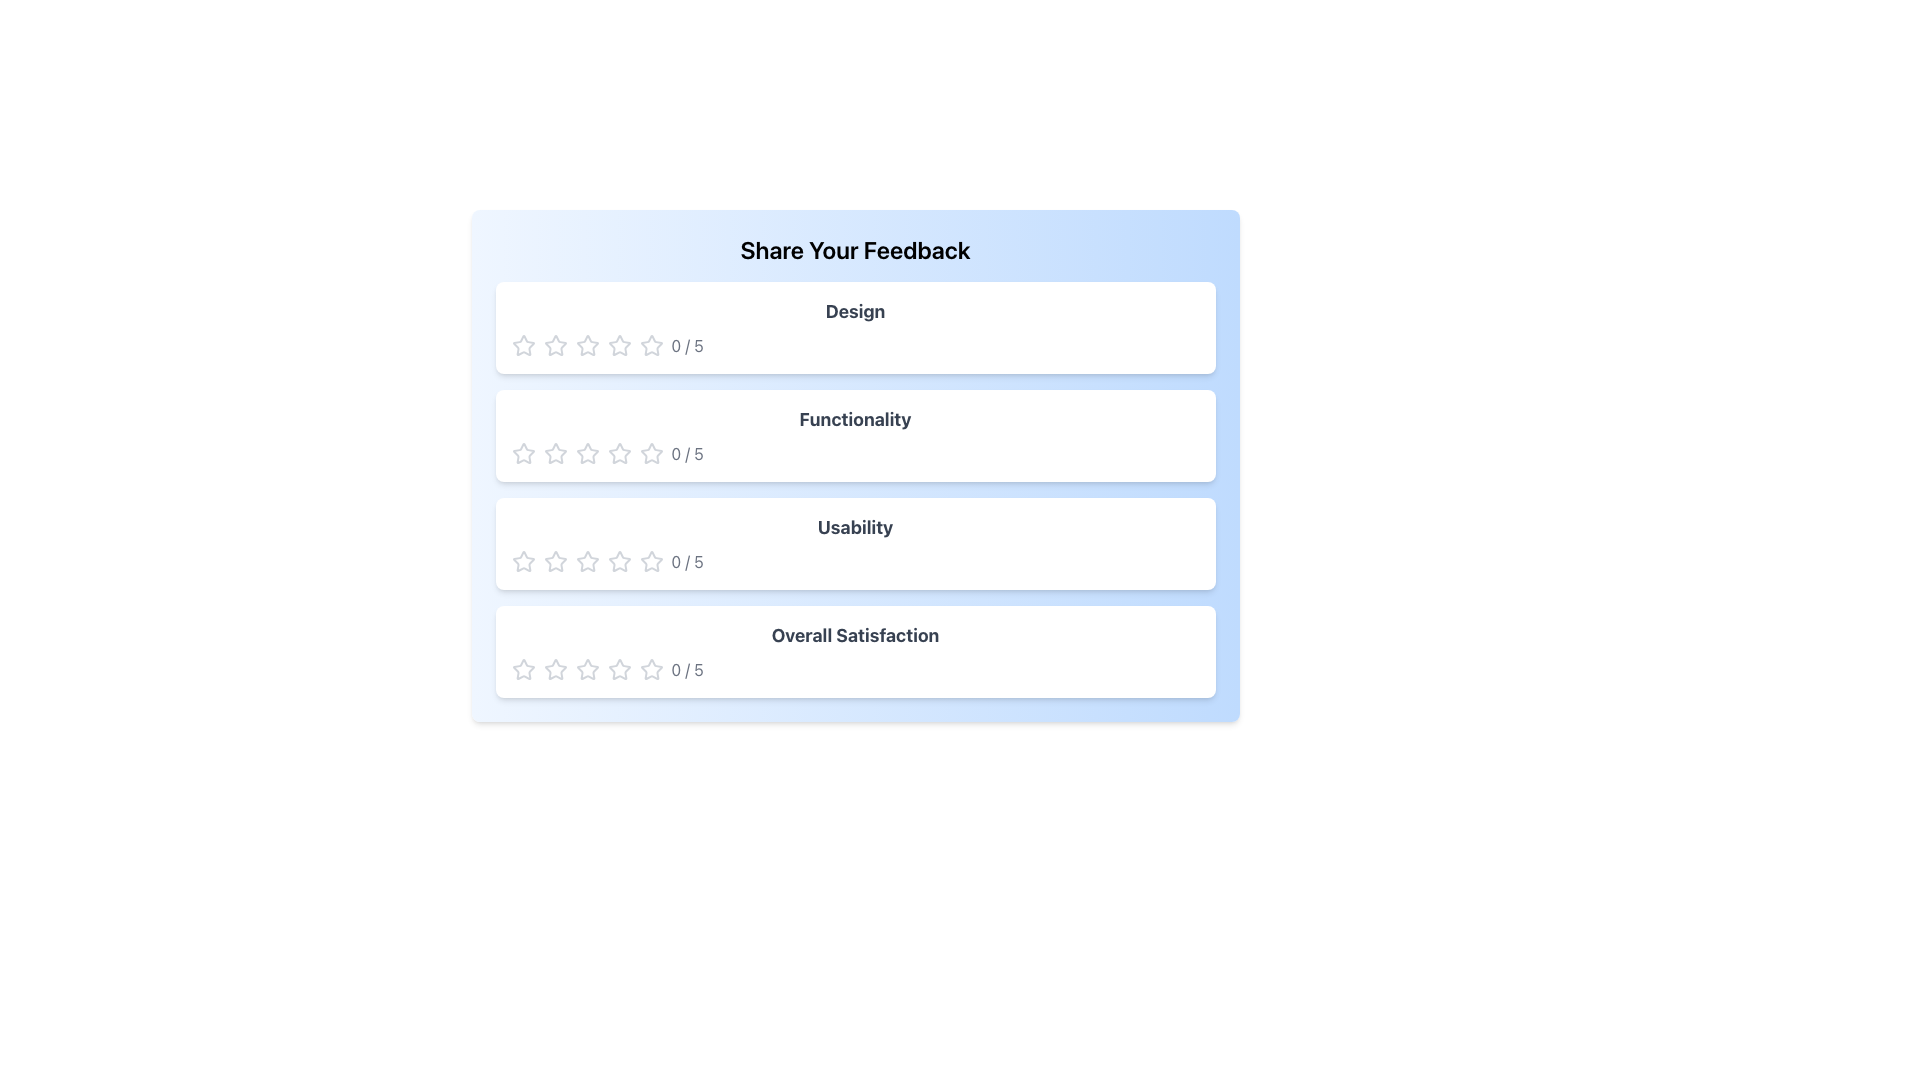 The image size is (1920, 1080). I want to click on the second star in the 'Overall Satisfaction' rating section to provide a 2-star rating, so click(555, 670).